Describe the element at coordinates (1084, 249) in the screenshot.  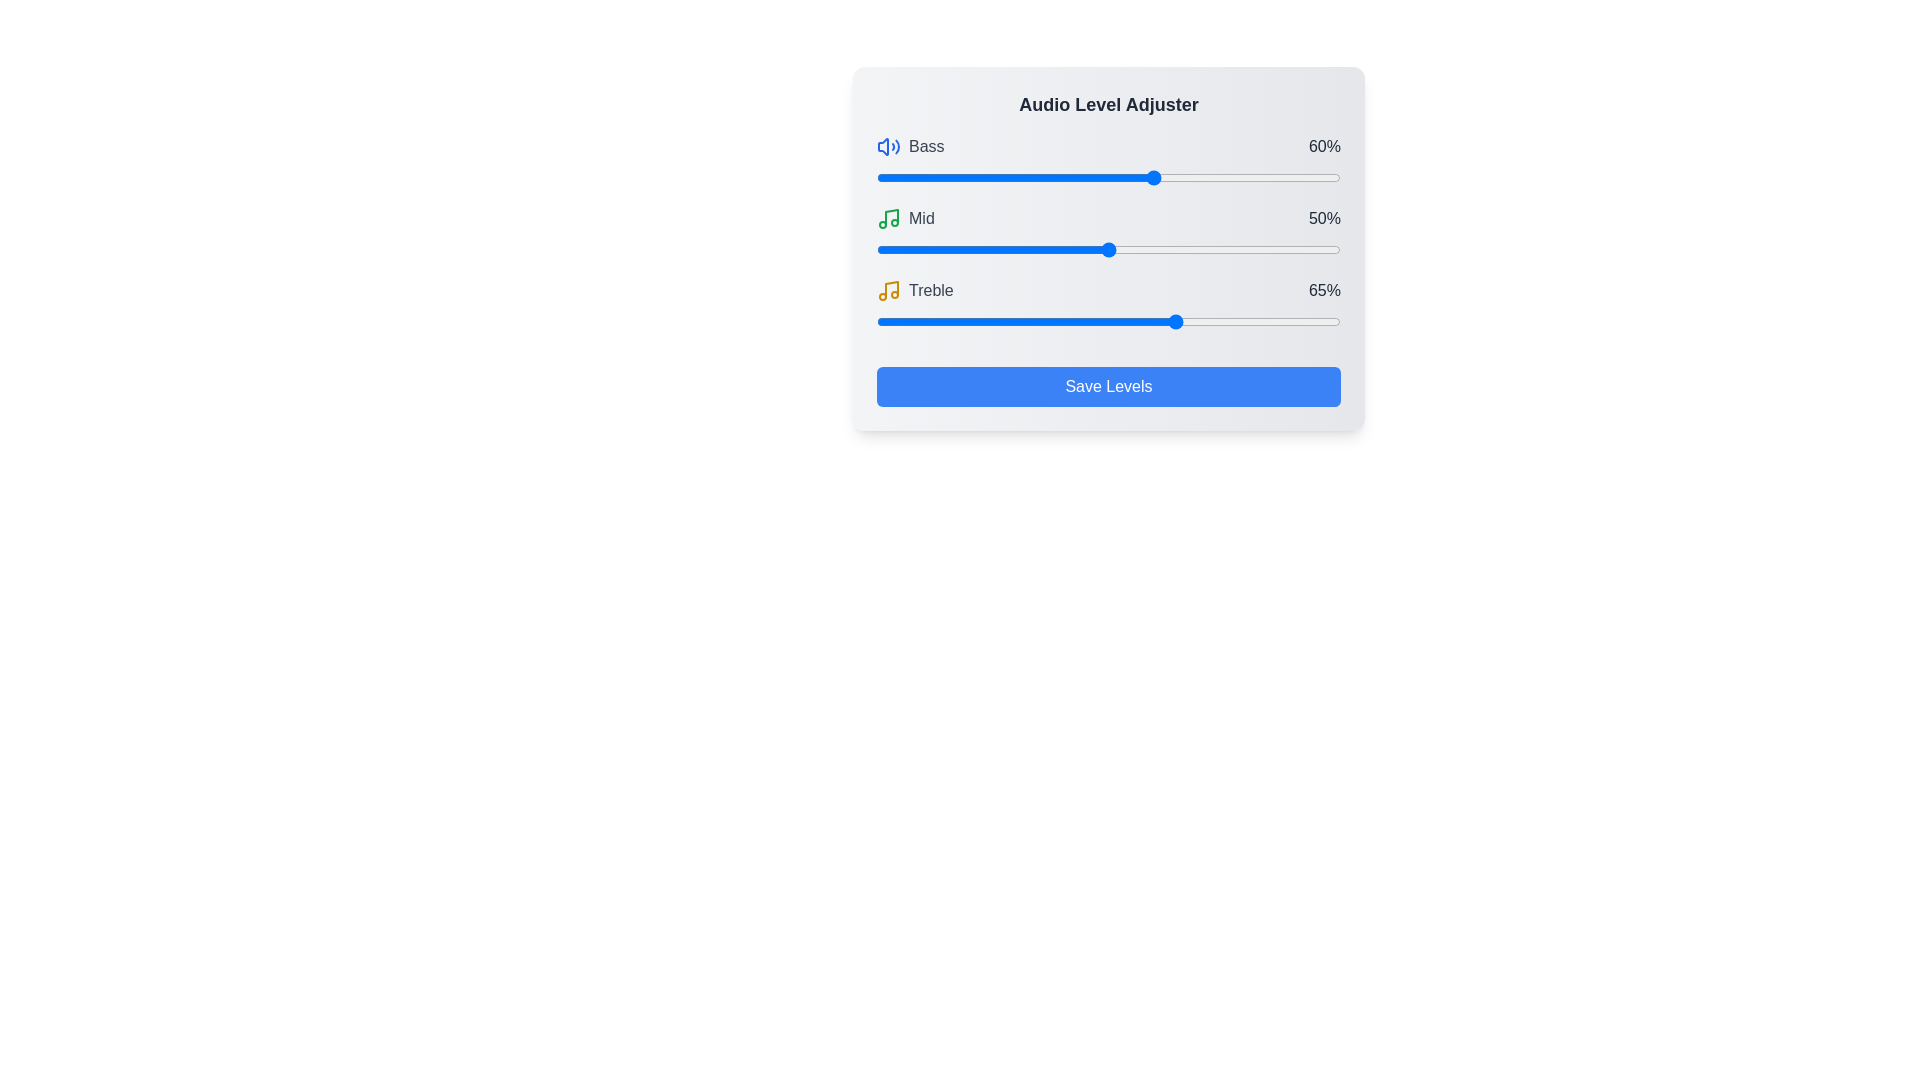
I see `the 'Mid' audio level` at that location.